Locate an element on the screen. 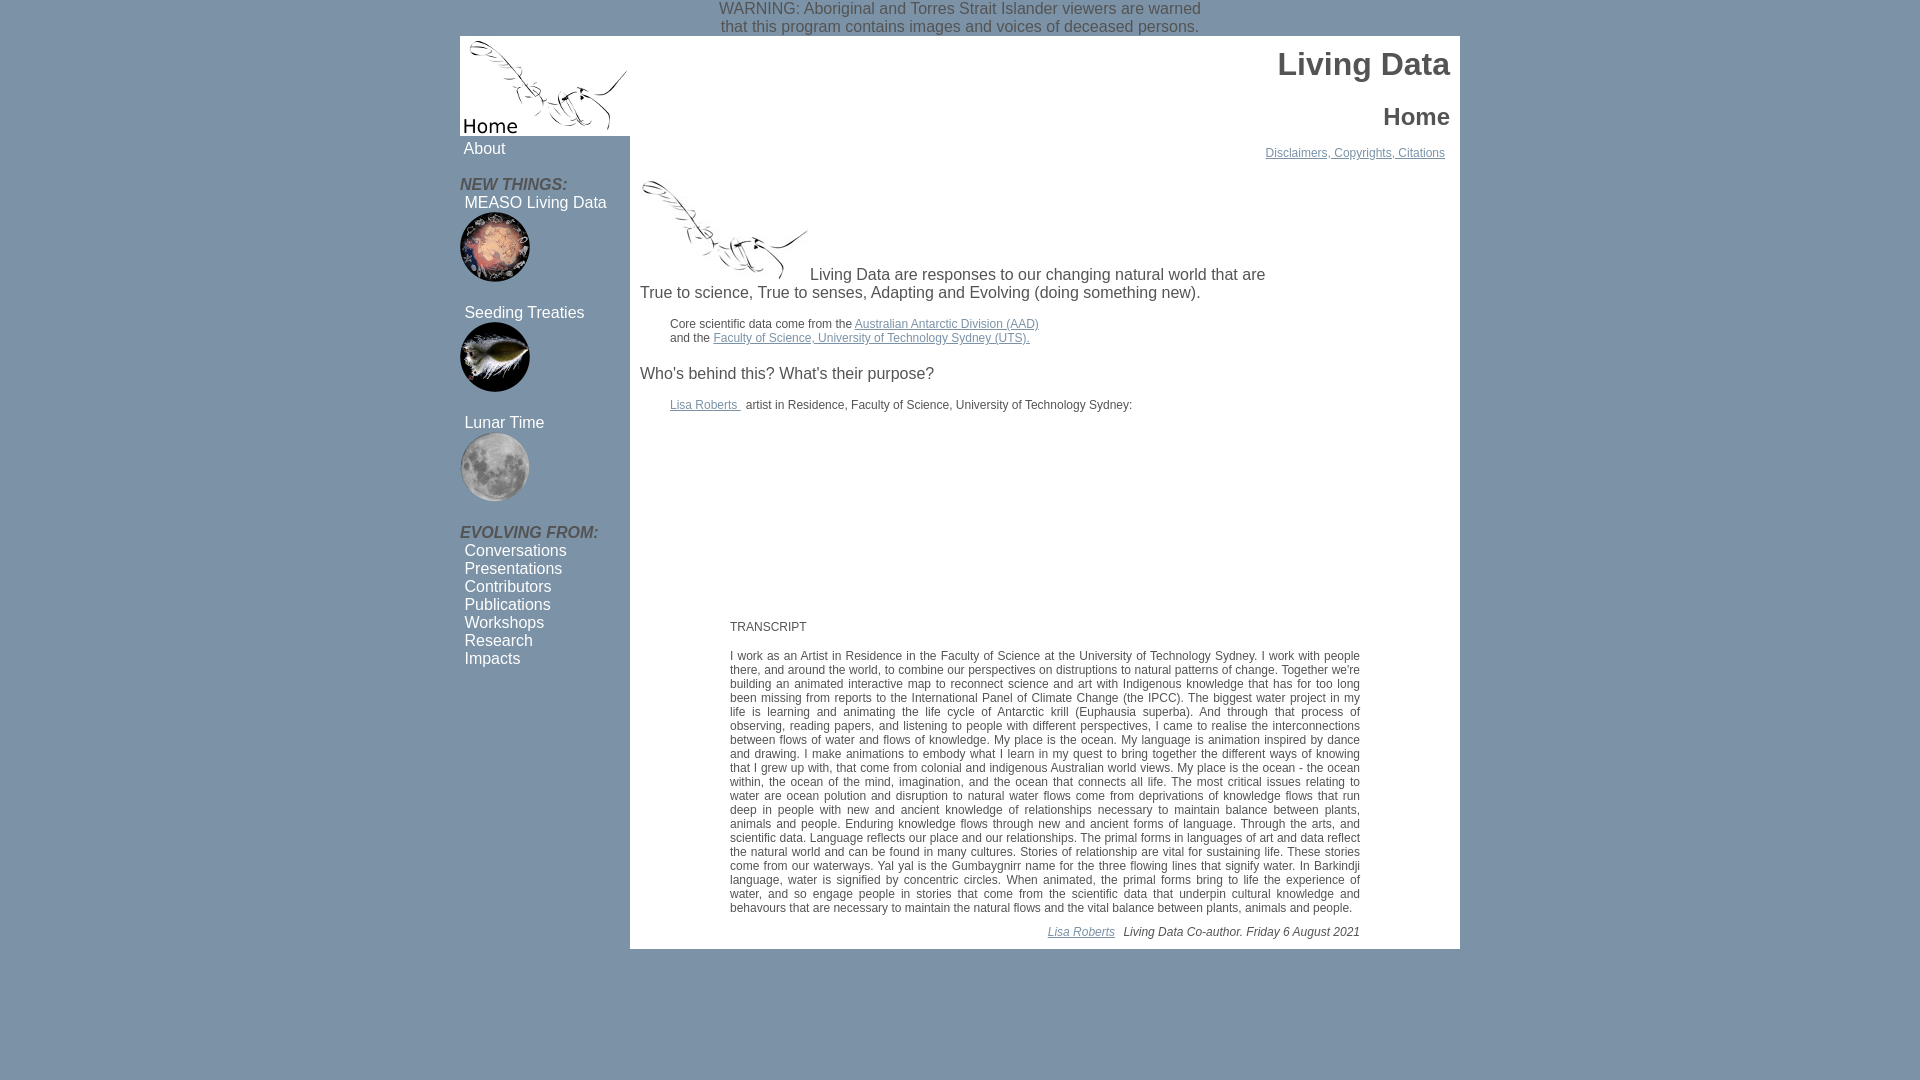 Image resolution: width=1920 pixels, height=1080 pixels. 'Disclaimers, Copyrights, Citations' is located at coordinates (1358, 152).